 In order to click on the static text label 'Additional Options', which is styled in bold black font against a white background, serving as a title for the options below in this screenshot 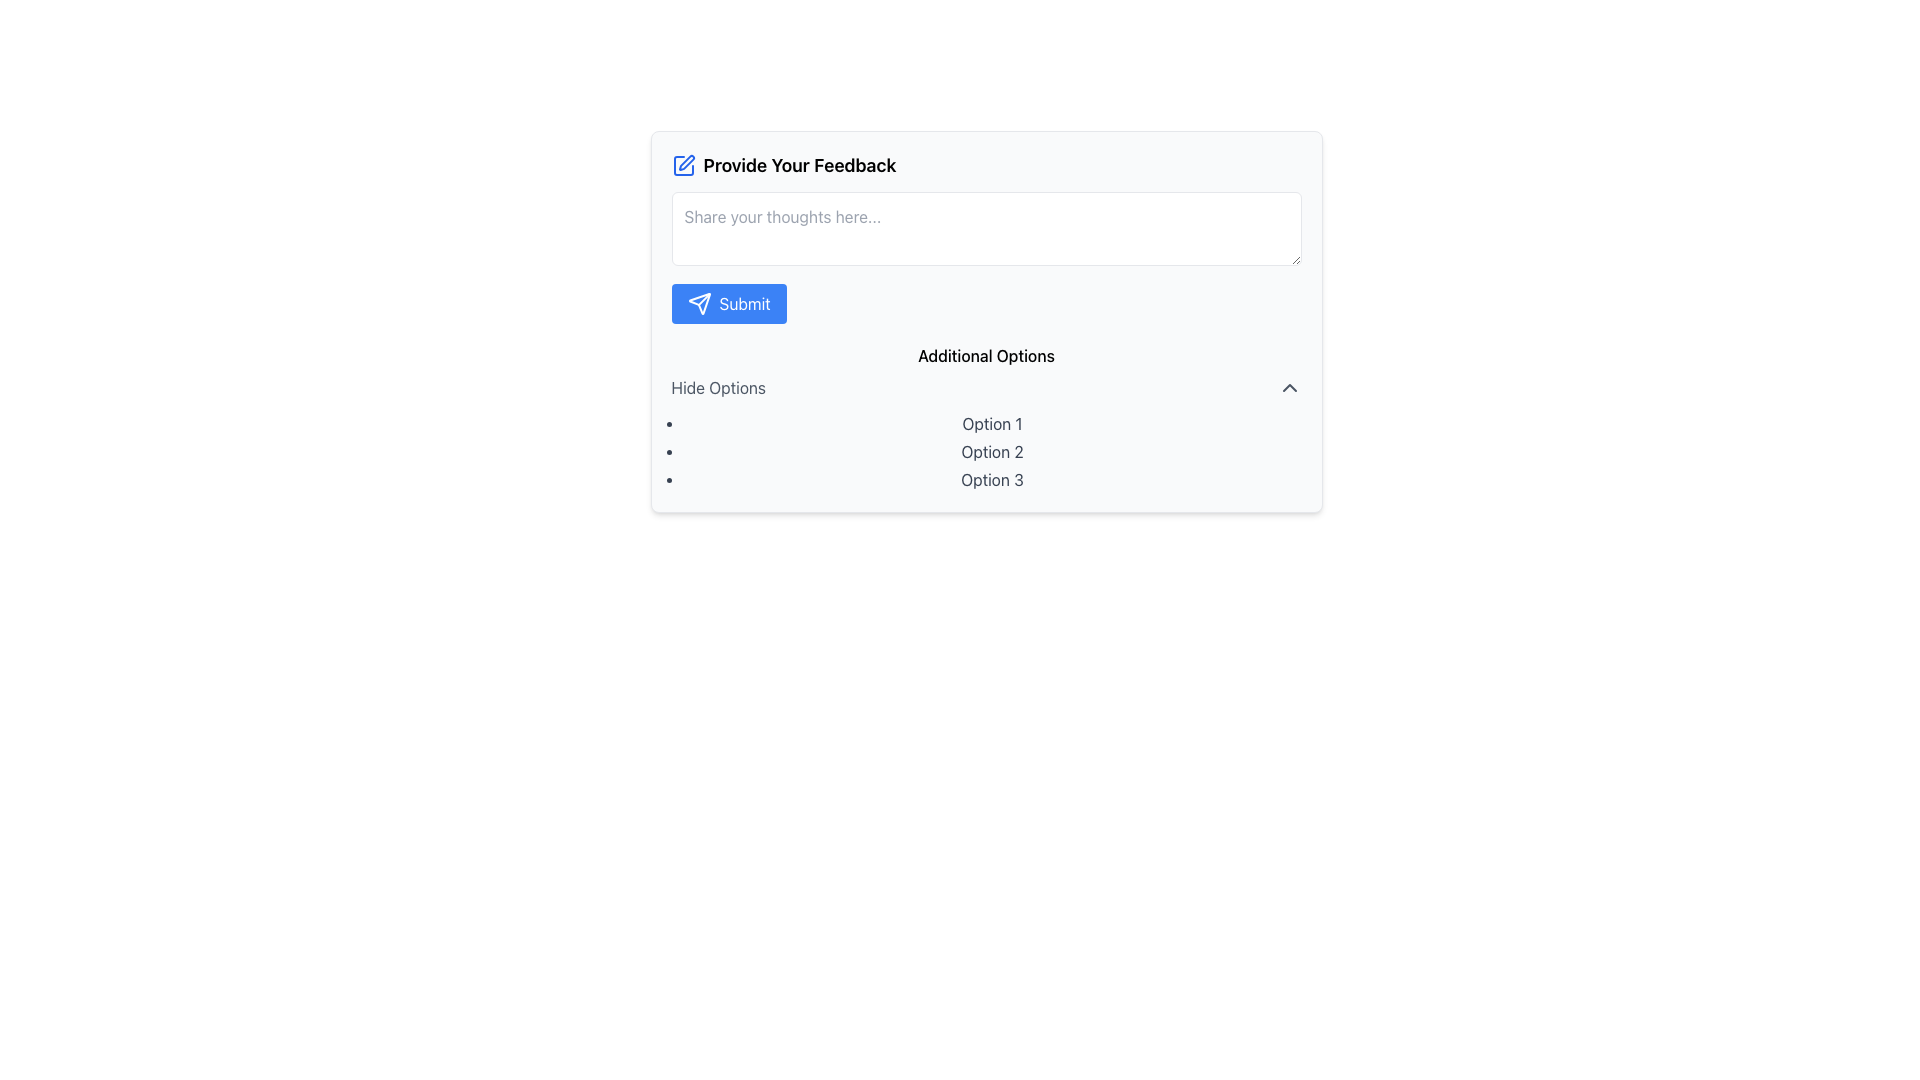, I will do `click(986, 354)`.